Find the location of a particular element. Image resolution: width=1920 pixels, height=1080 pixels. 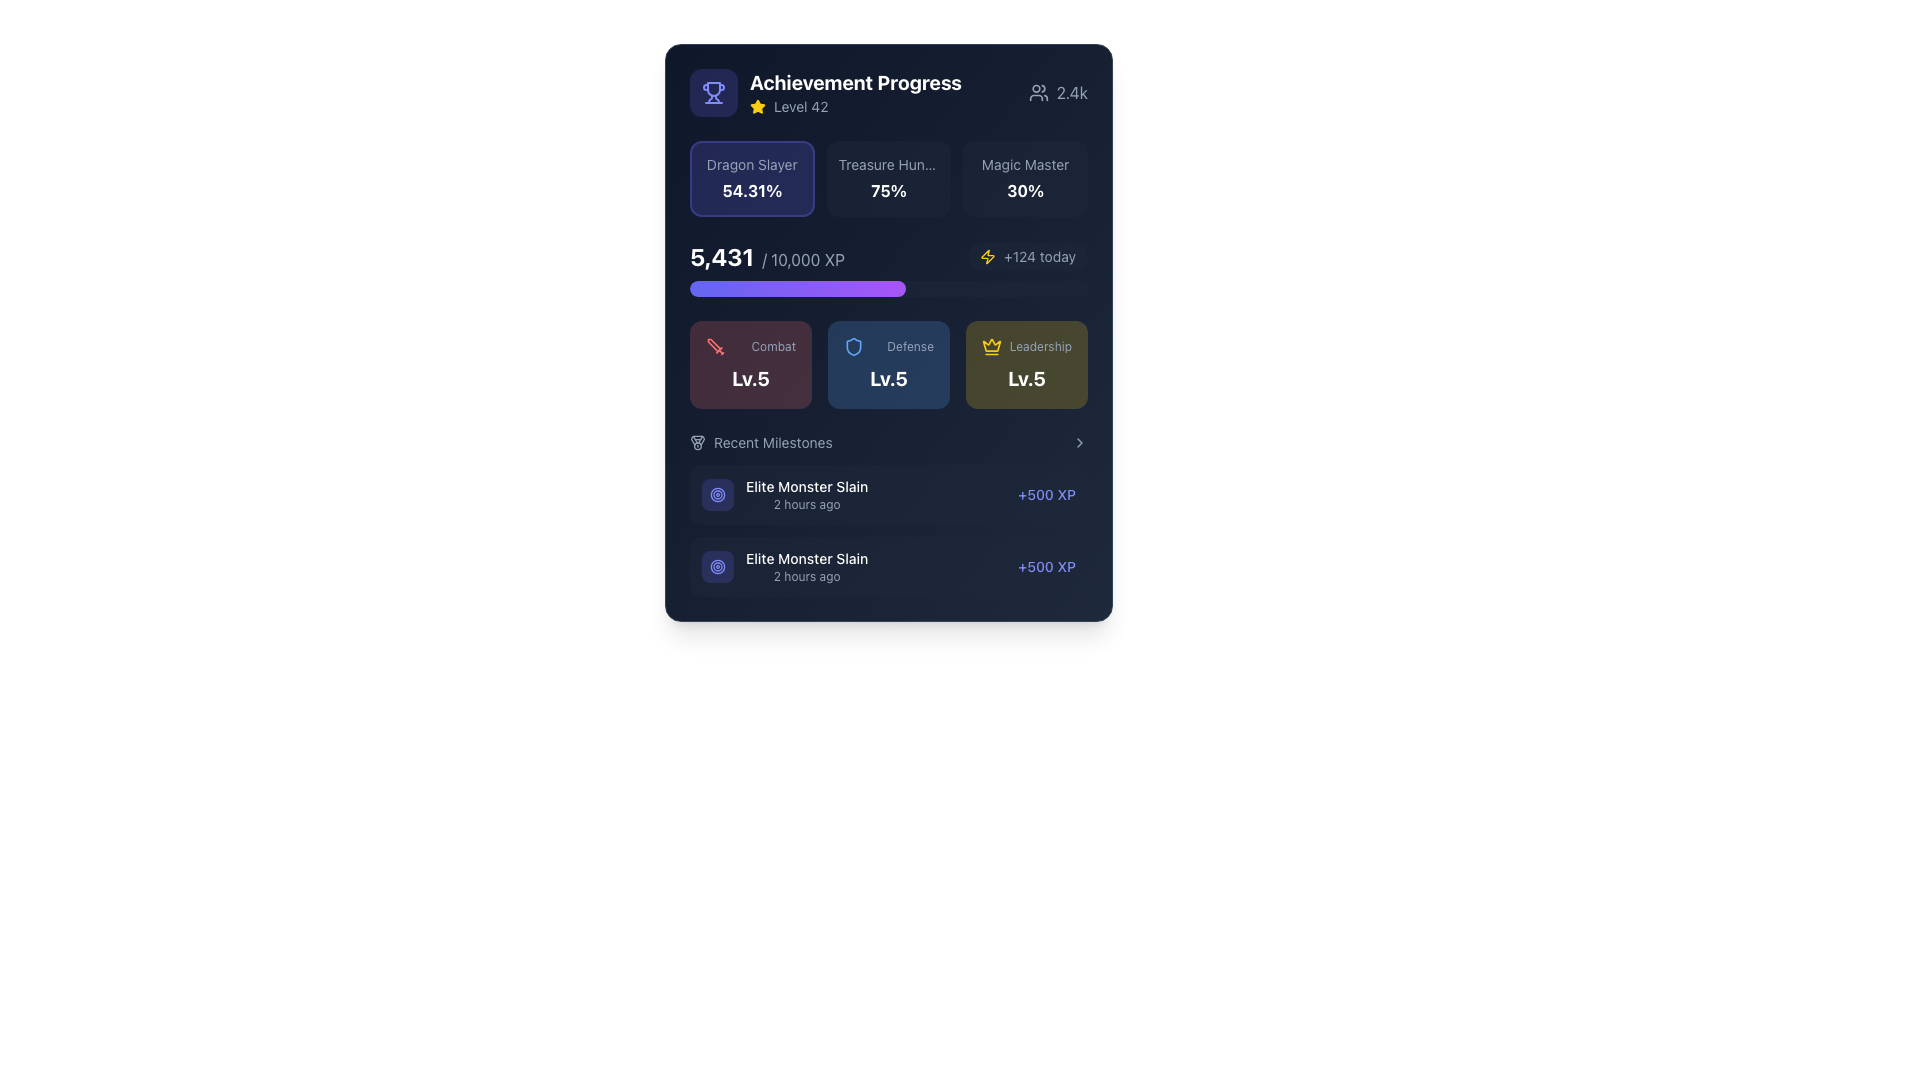

the trophy icon with an indigo hue, located in the 'Achievement Progress' section next to 'Level 42' is located at coordinates (714, 88).